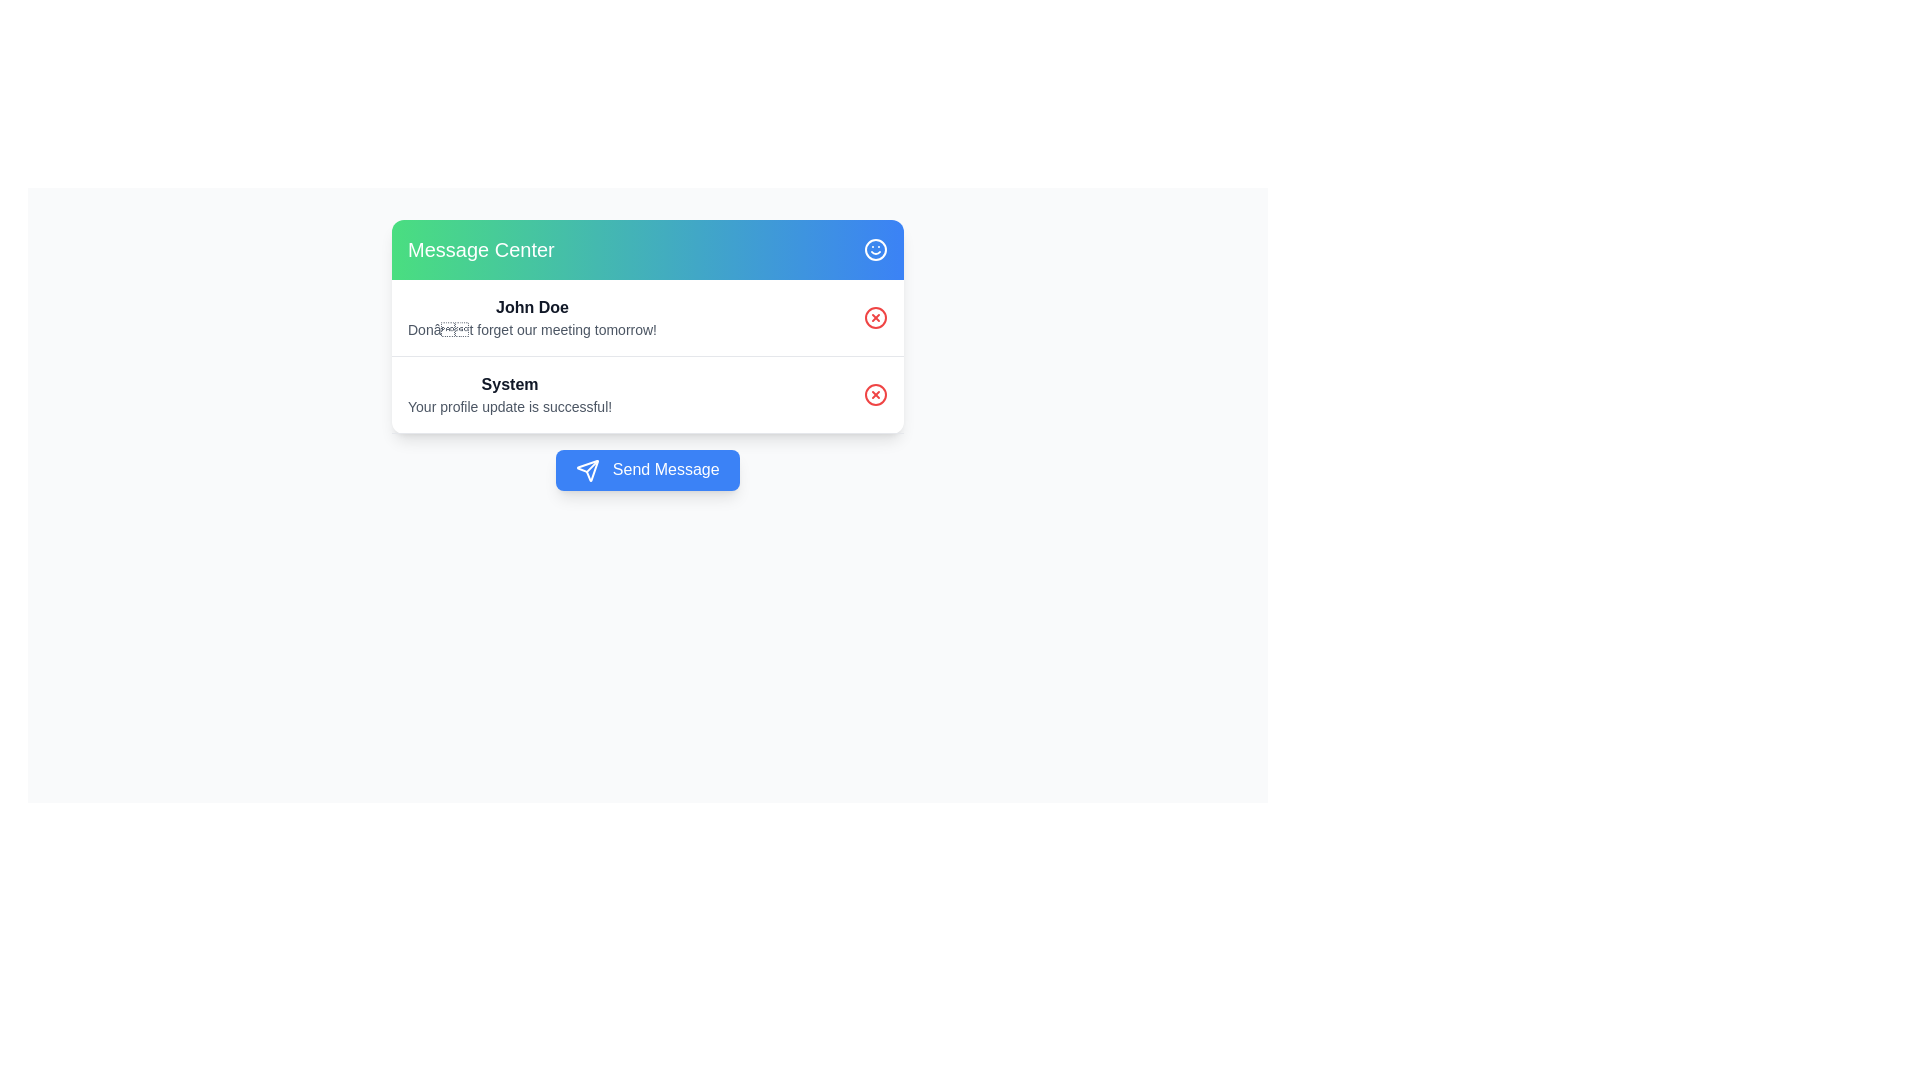  Describe the element at coordinates (875, 394) in the screenshot. I see `the dismiss icon (SVG) located at the bottom-right portion of the interface` at that location.